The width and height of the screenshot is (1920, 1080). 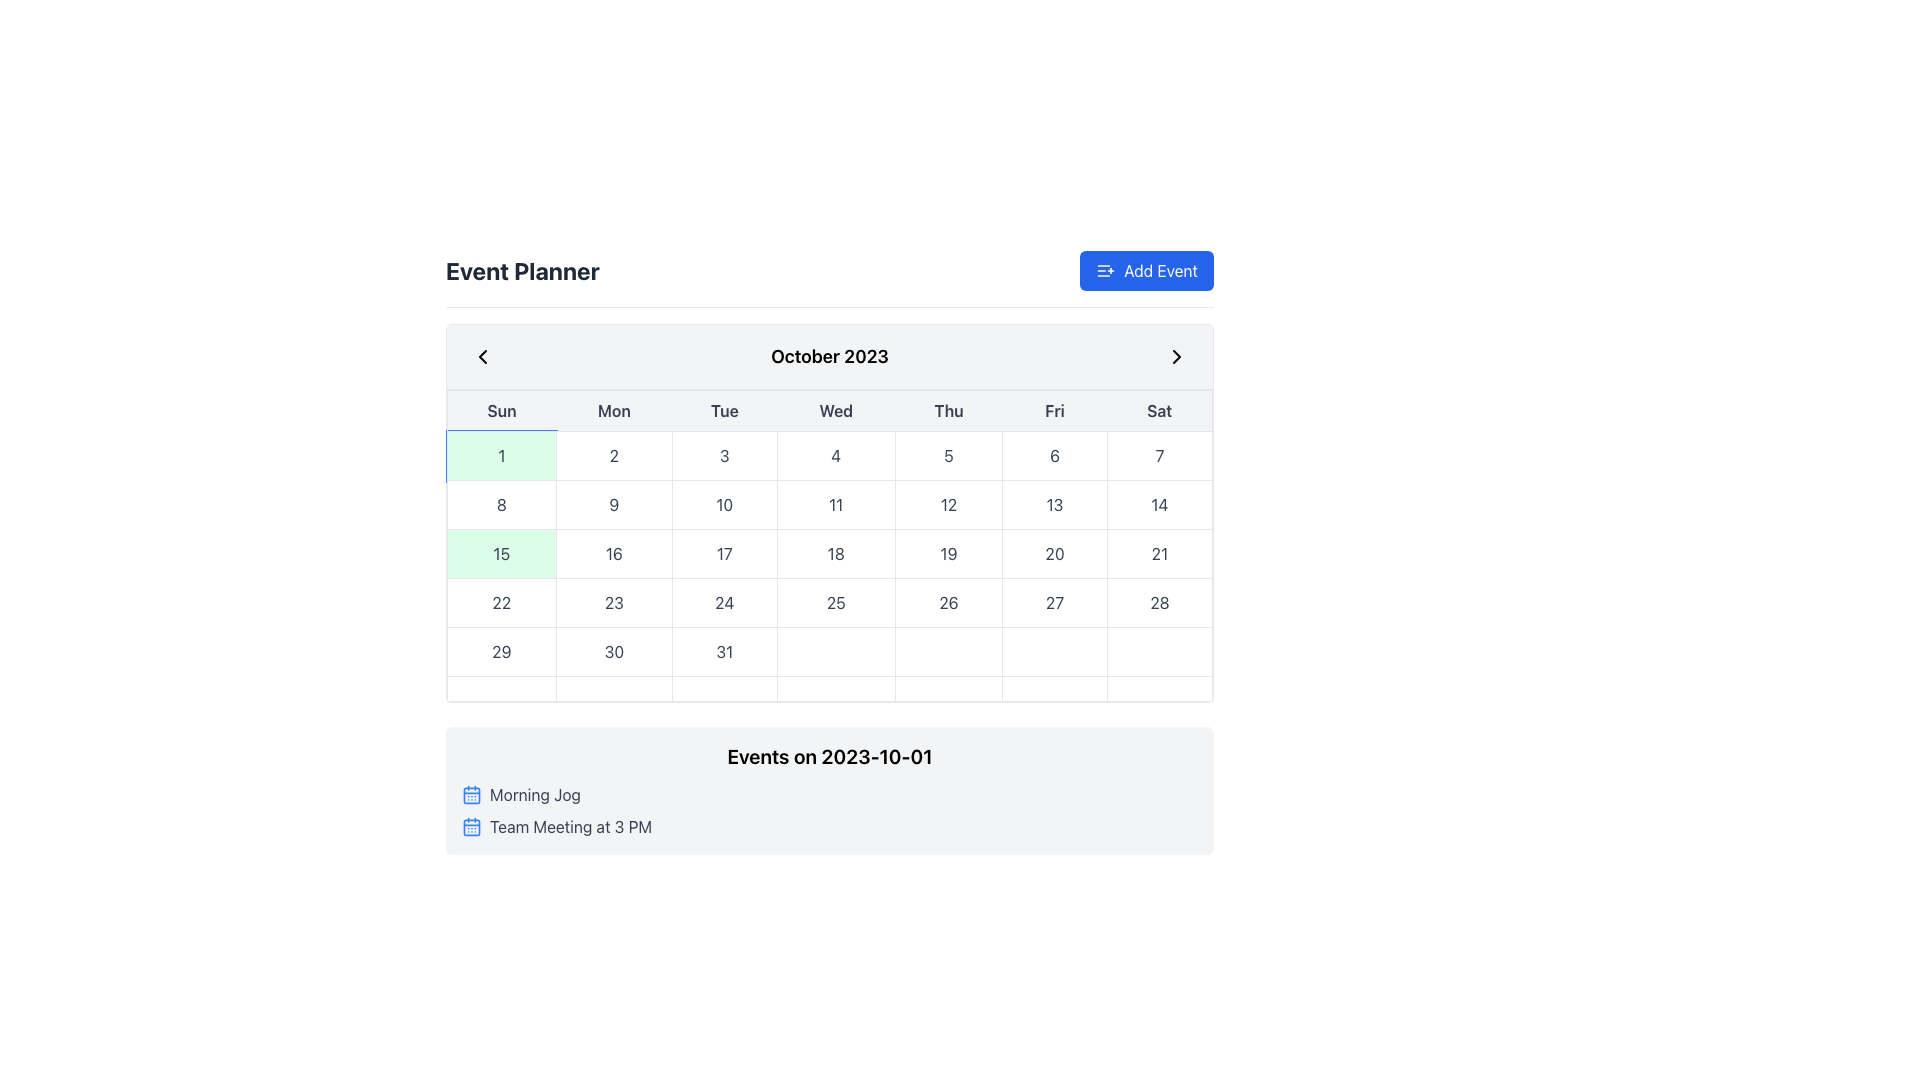 I want to click on the calendar date cell displaying the number '14', so click(x=1159, y=504).